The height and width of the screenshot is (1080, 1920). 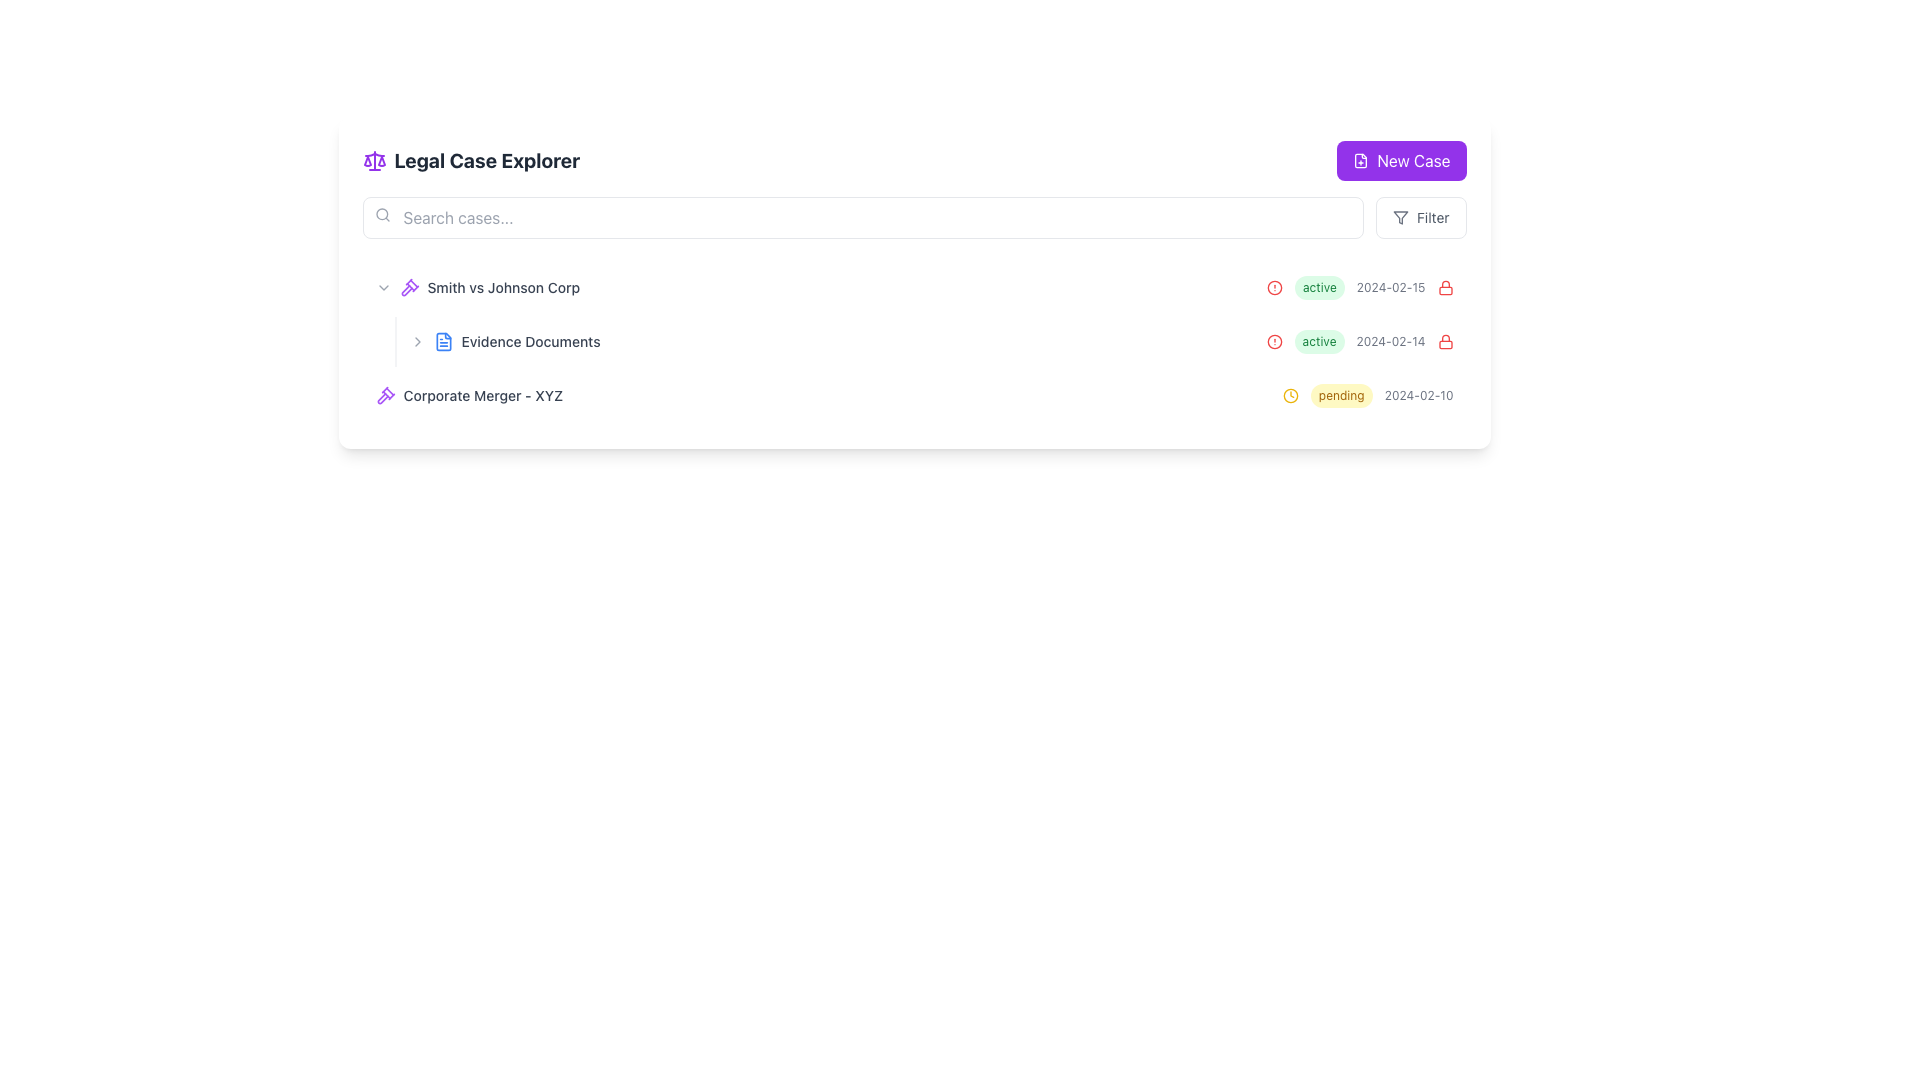 I want to click on the status indicator for 'Evidence Documents', which is the second row item with a green badge indicating active status and a date label, located on the right side of the row, so click(x=1359, y=341).